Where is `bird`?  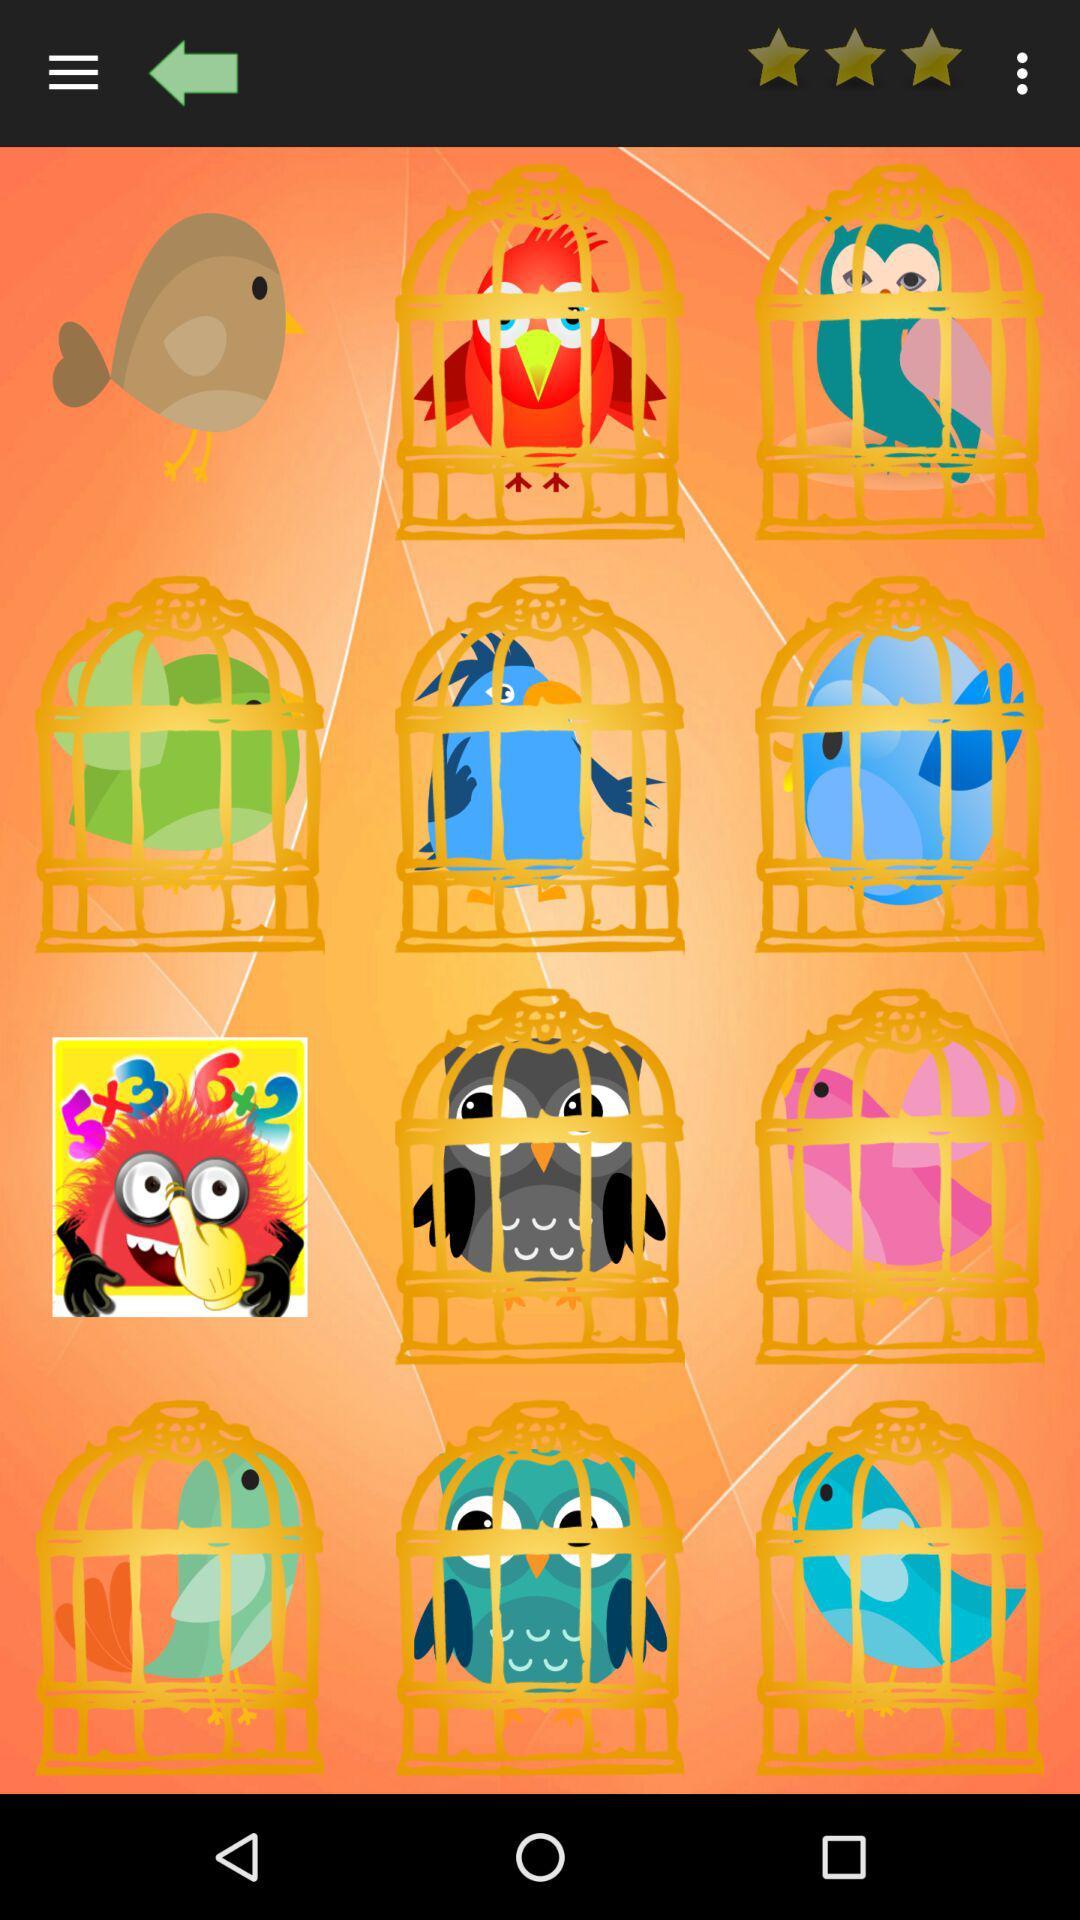 bird is located at coordinates (898, 352).